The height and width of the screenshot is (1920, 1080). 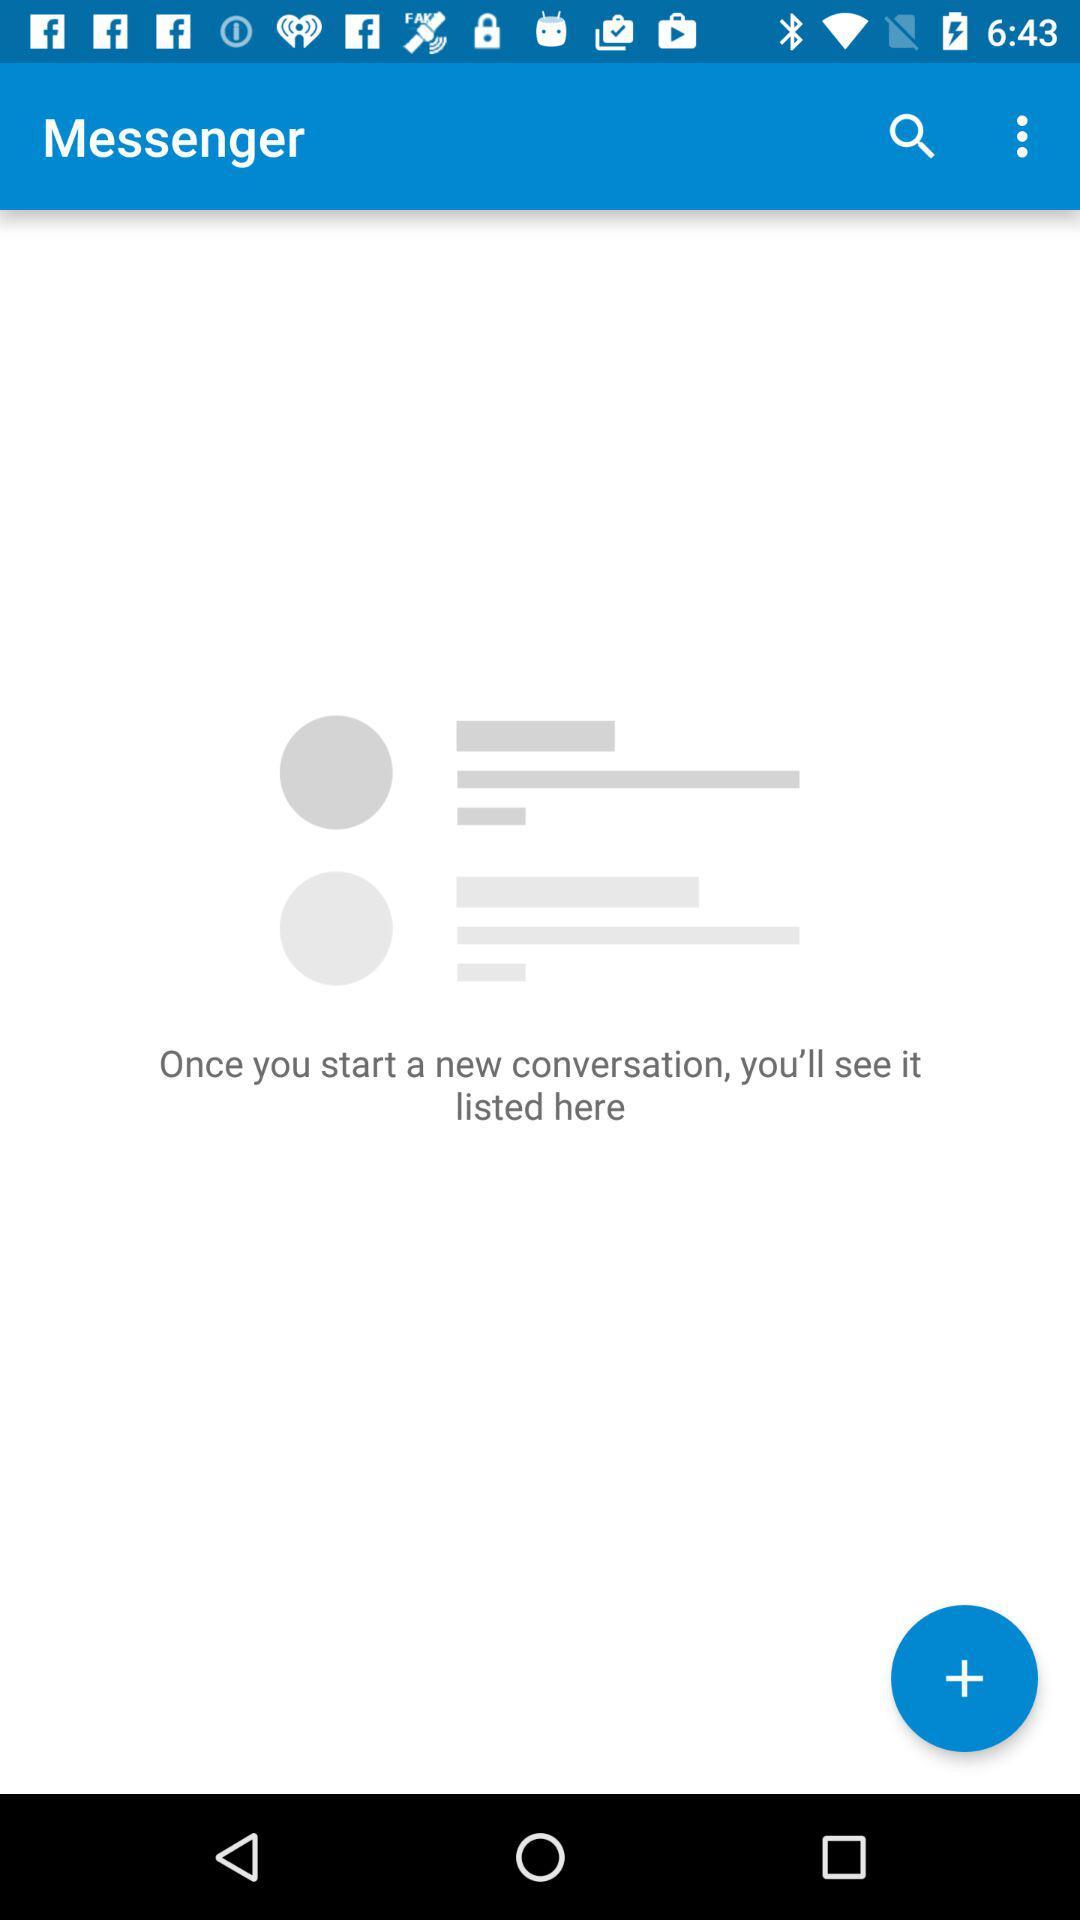 I want to click on the icon next to the messenger icon, so click(x=911, y=135).